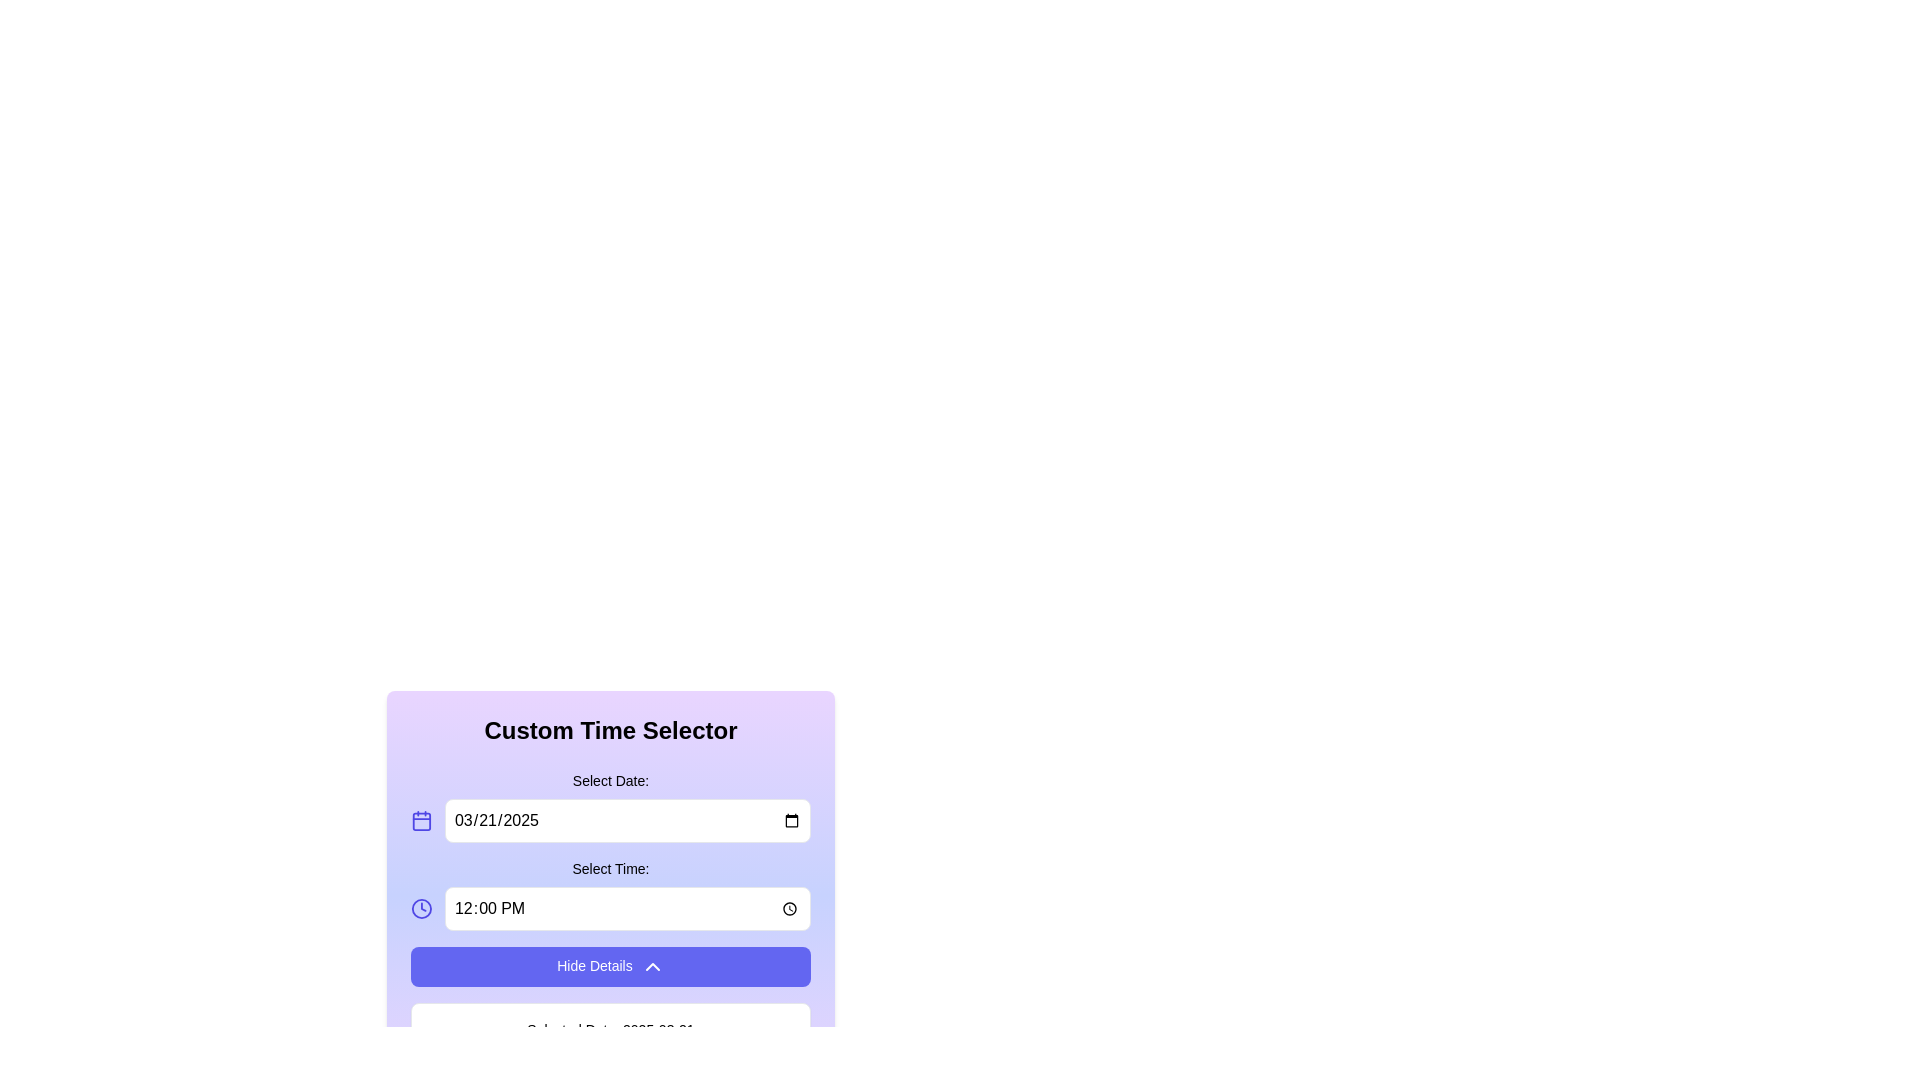 The height and width of the screenshot is (1080, 1920). Describe the element at coordinates (421, 909) in the screenshot. I see `the outer boundary of the clock icon, which visually communicates the time selection functionality to users` at that location.